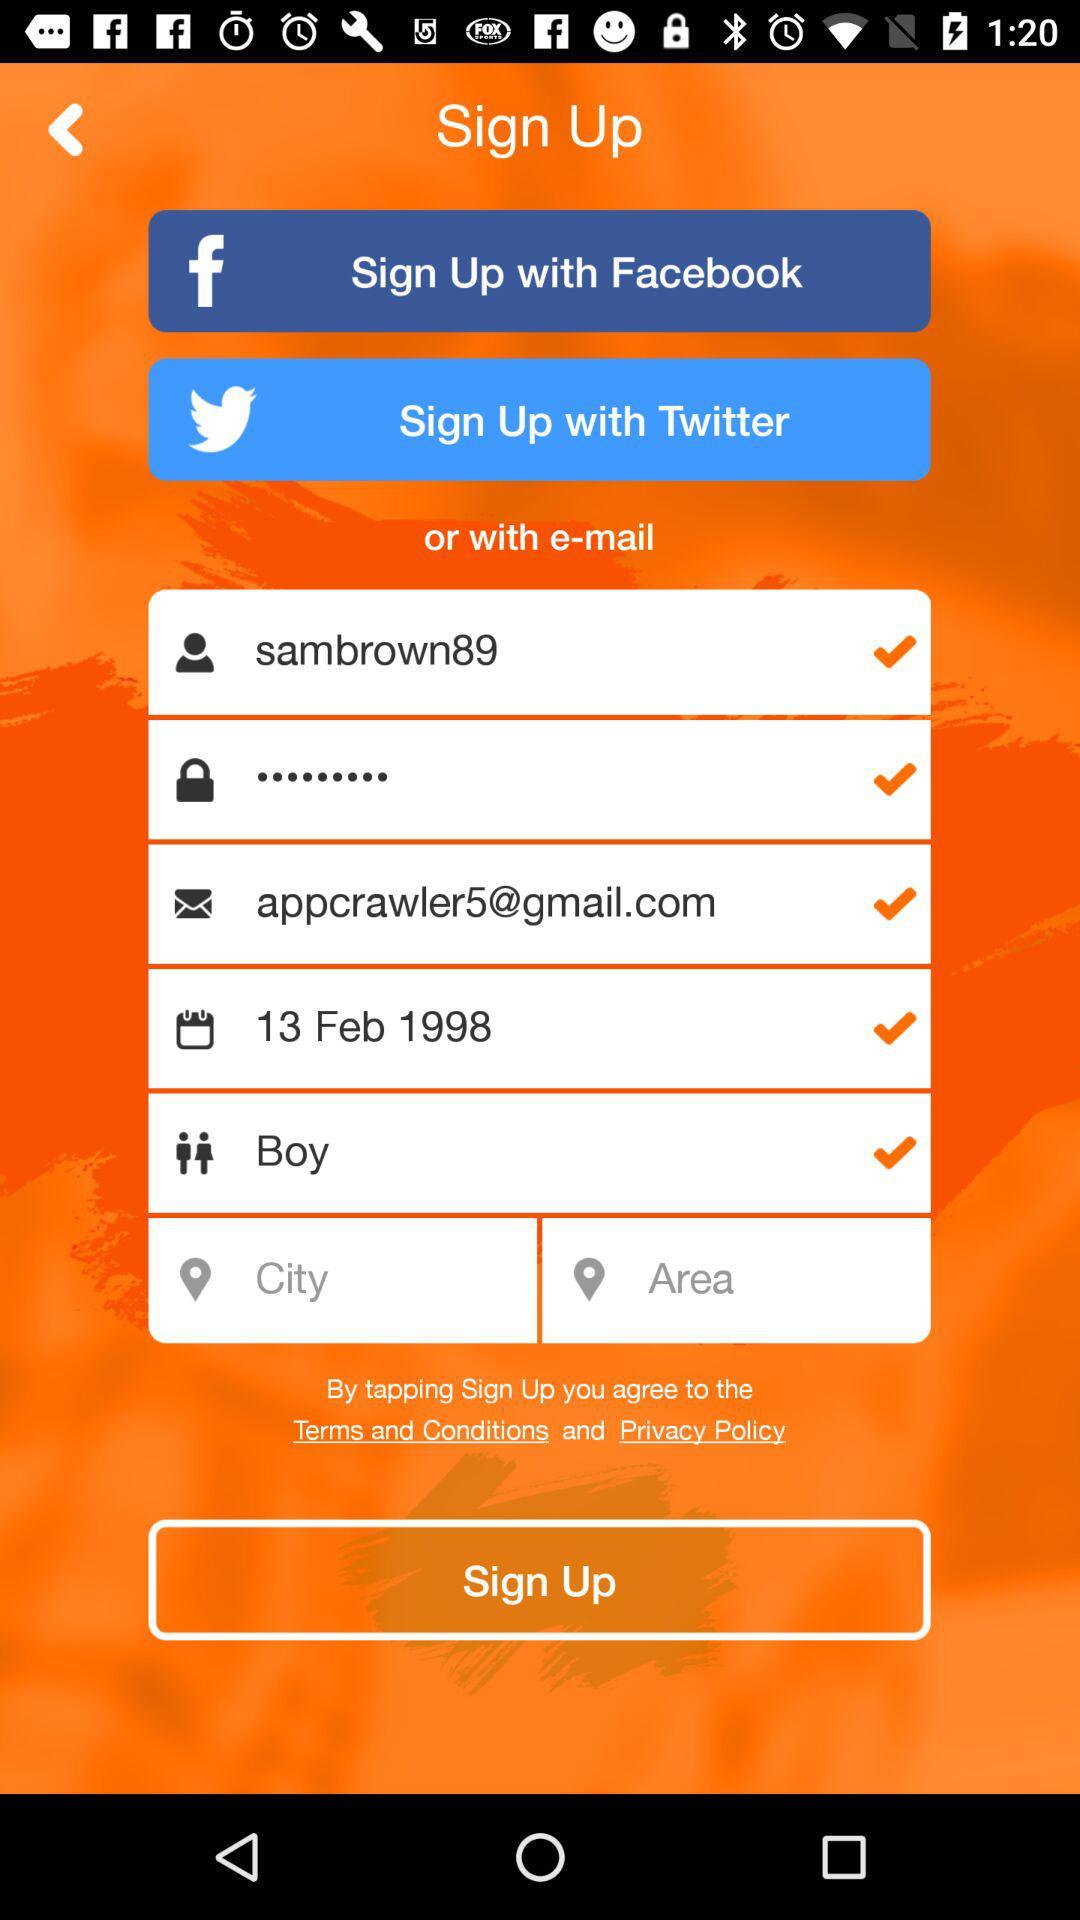 This screenshot has width=1080, height=1920. Describe the element at coordinates (65, 128) in the screenshot. I see `go back` at that location.